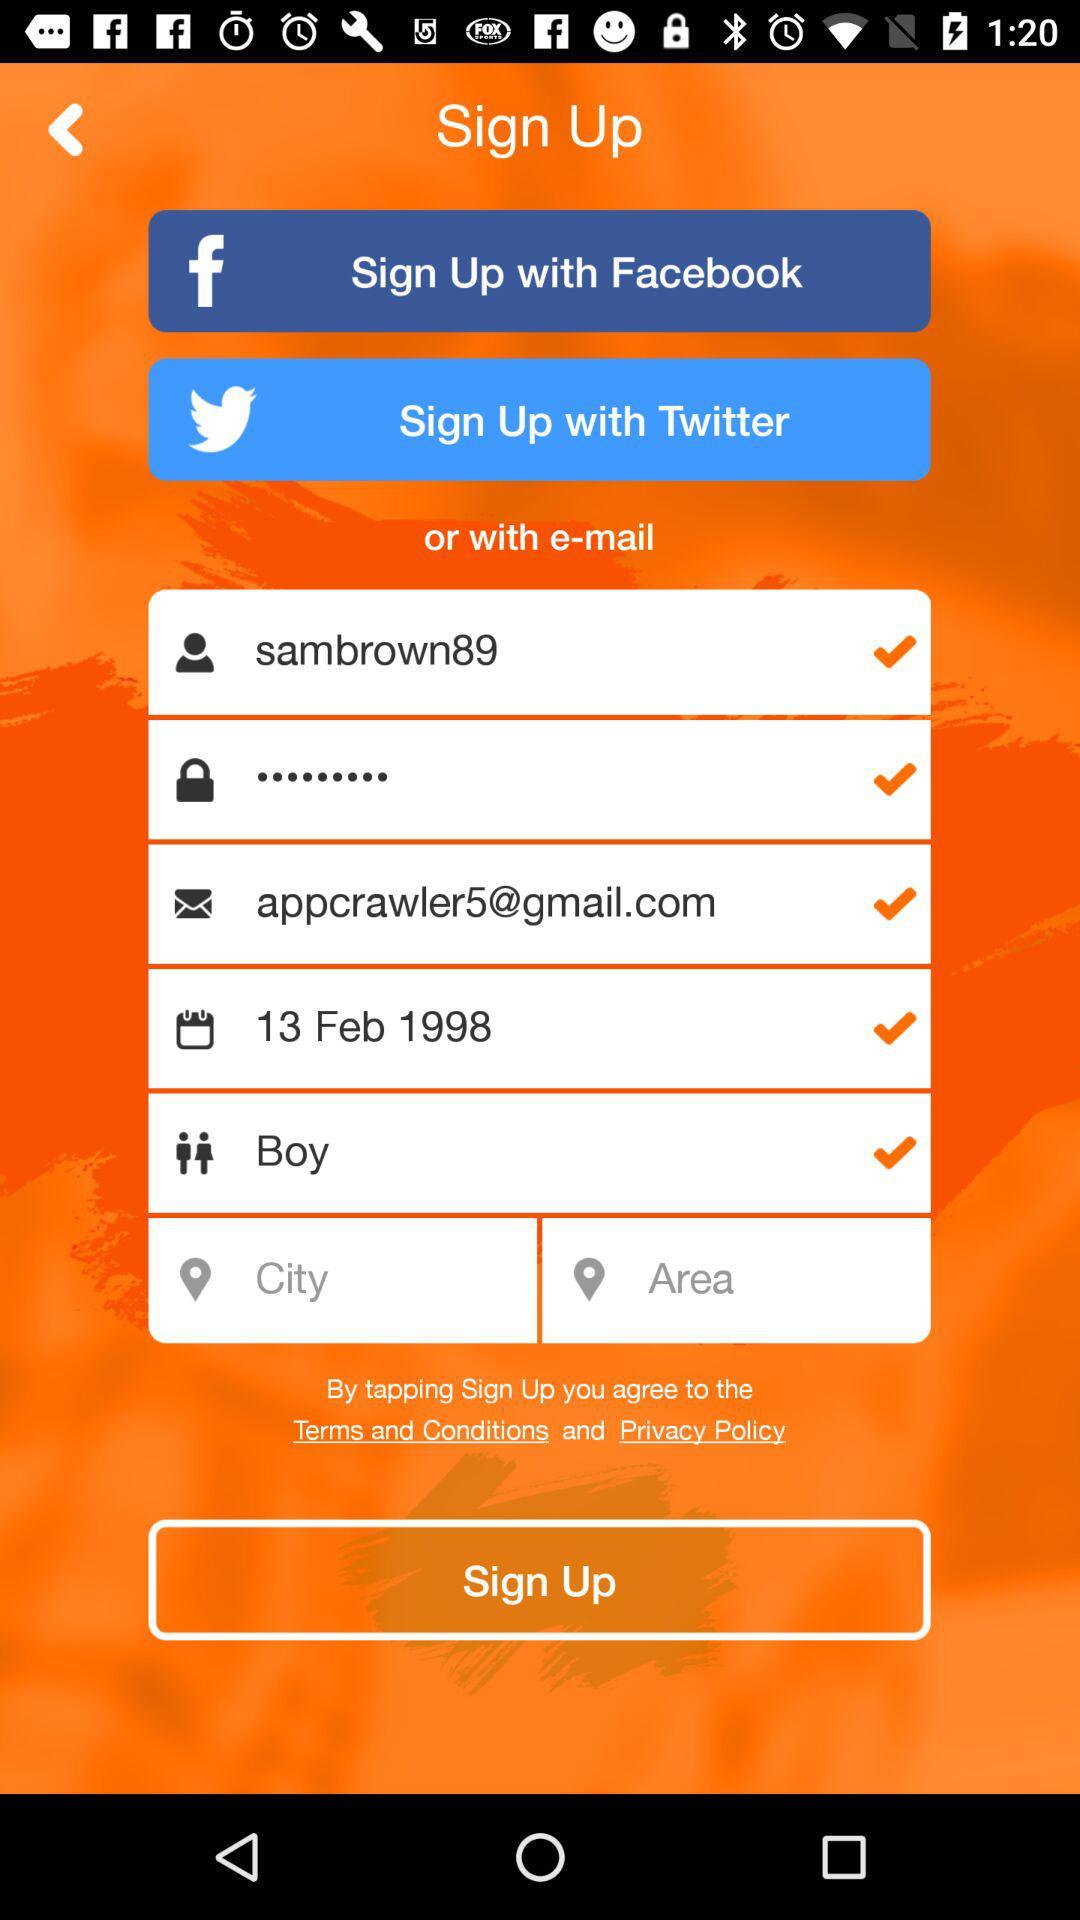 This screenshot has width=1080, height=1920. Describe the element at coordinates (65, 128) in the screenshot. I see `go back` at that location.